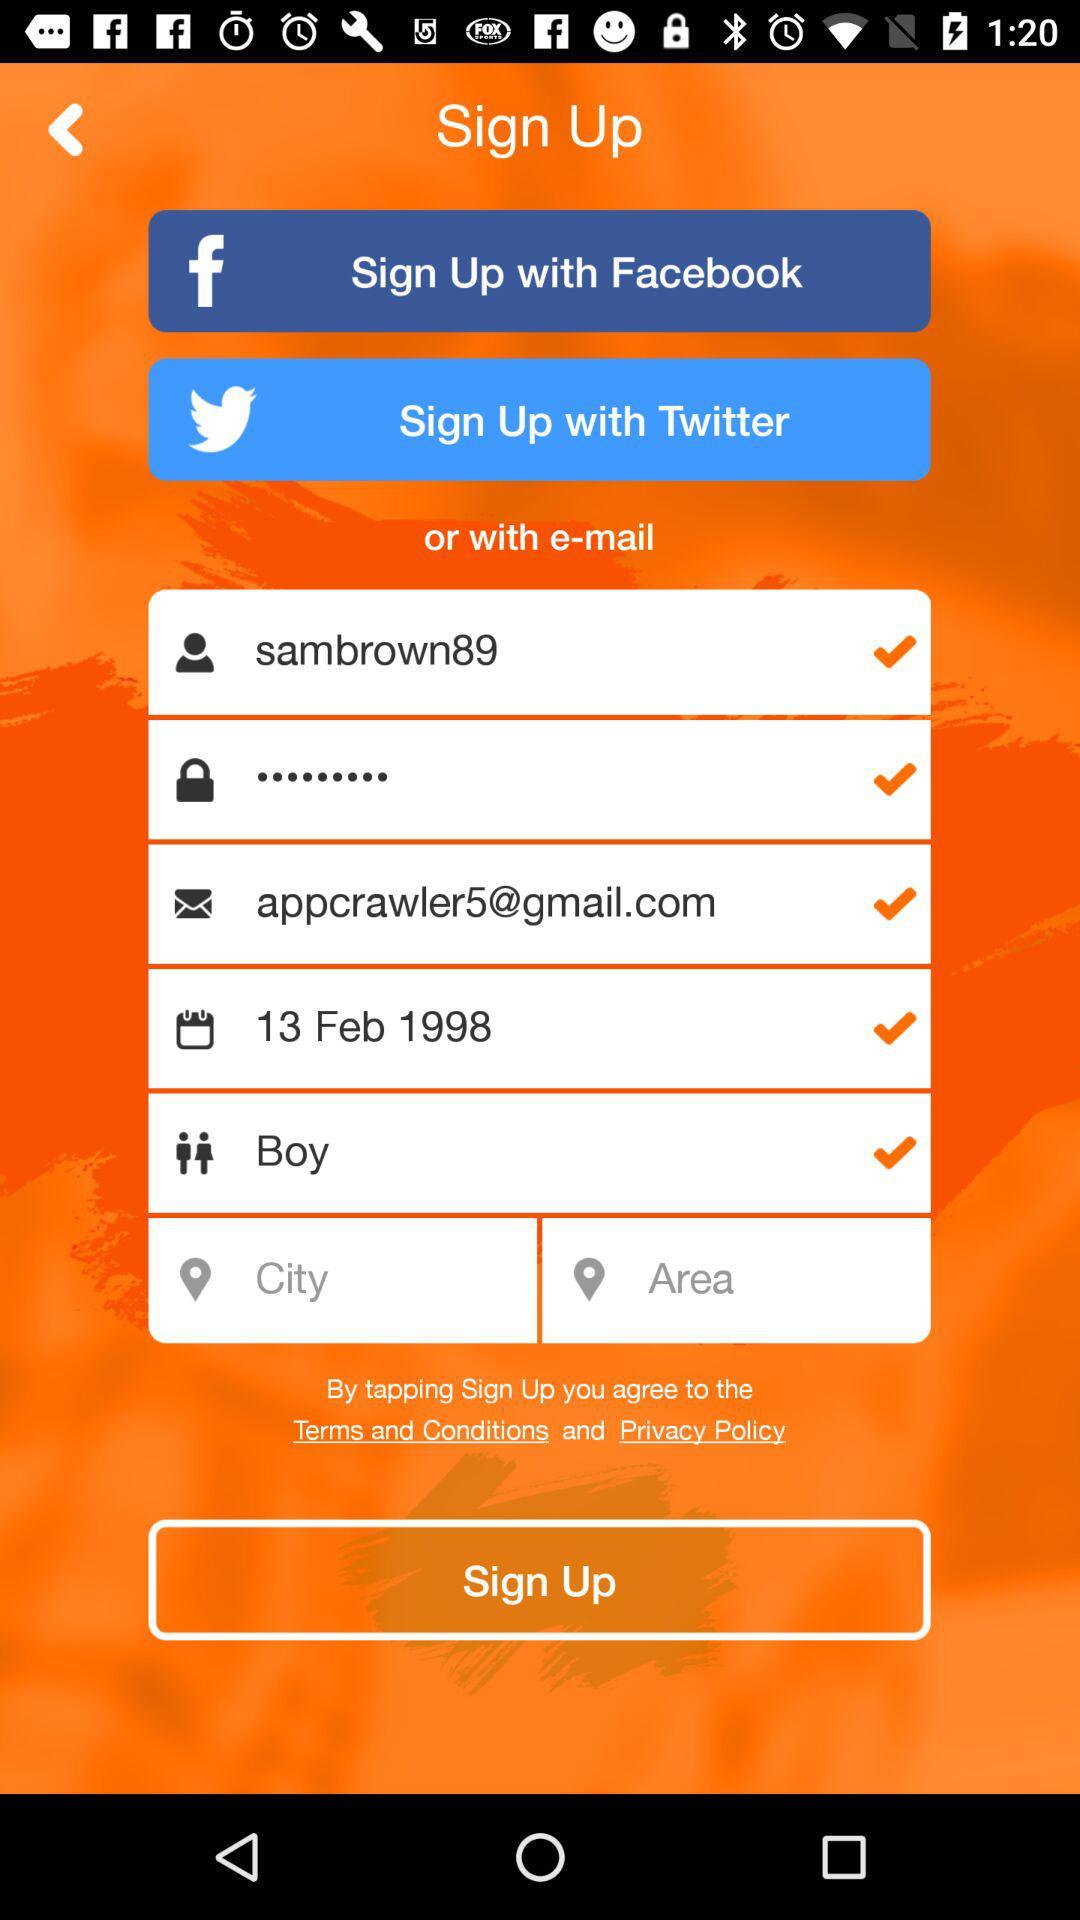 This screenshot has width=1080, height=1920. Describe the element at coordinates (65, 128) in the screenshot. I see `go back` at that location.